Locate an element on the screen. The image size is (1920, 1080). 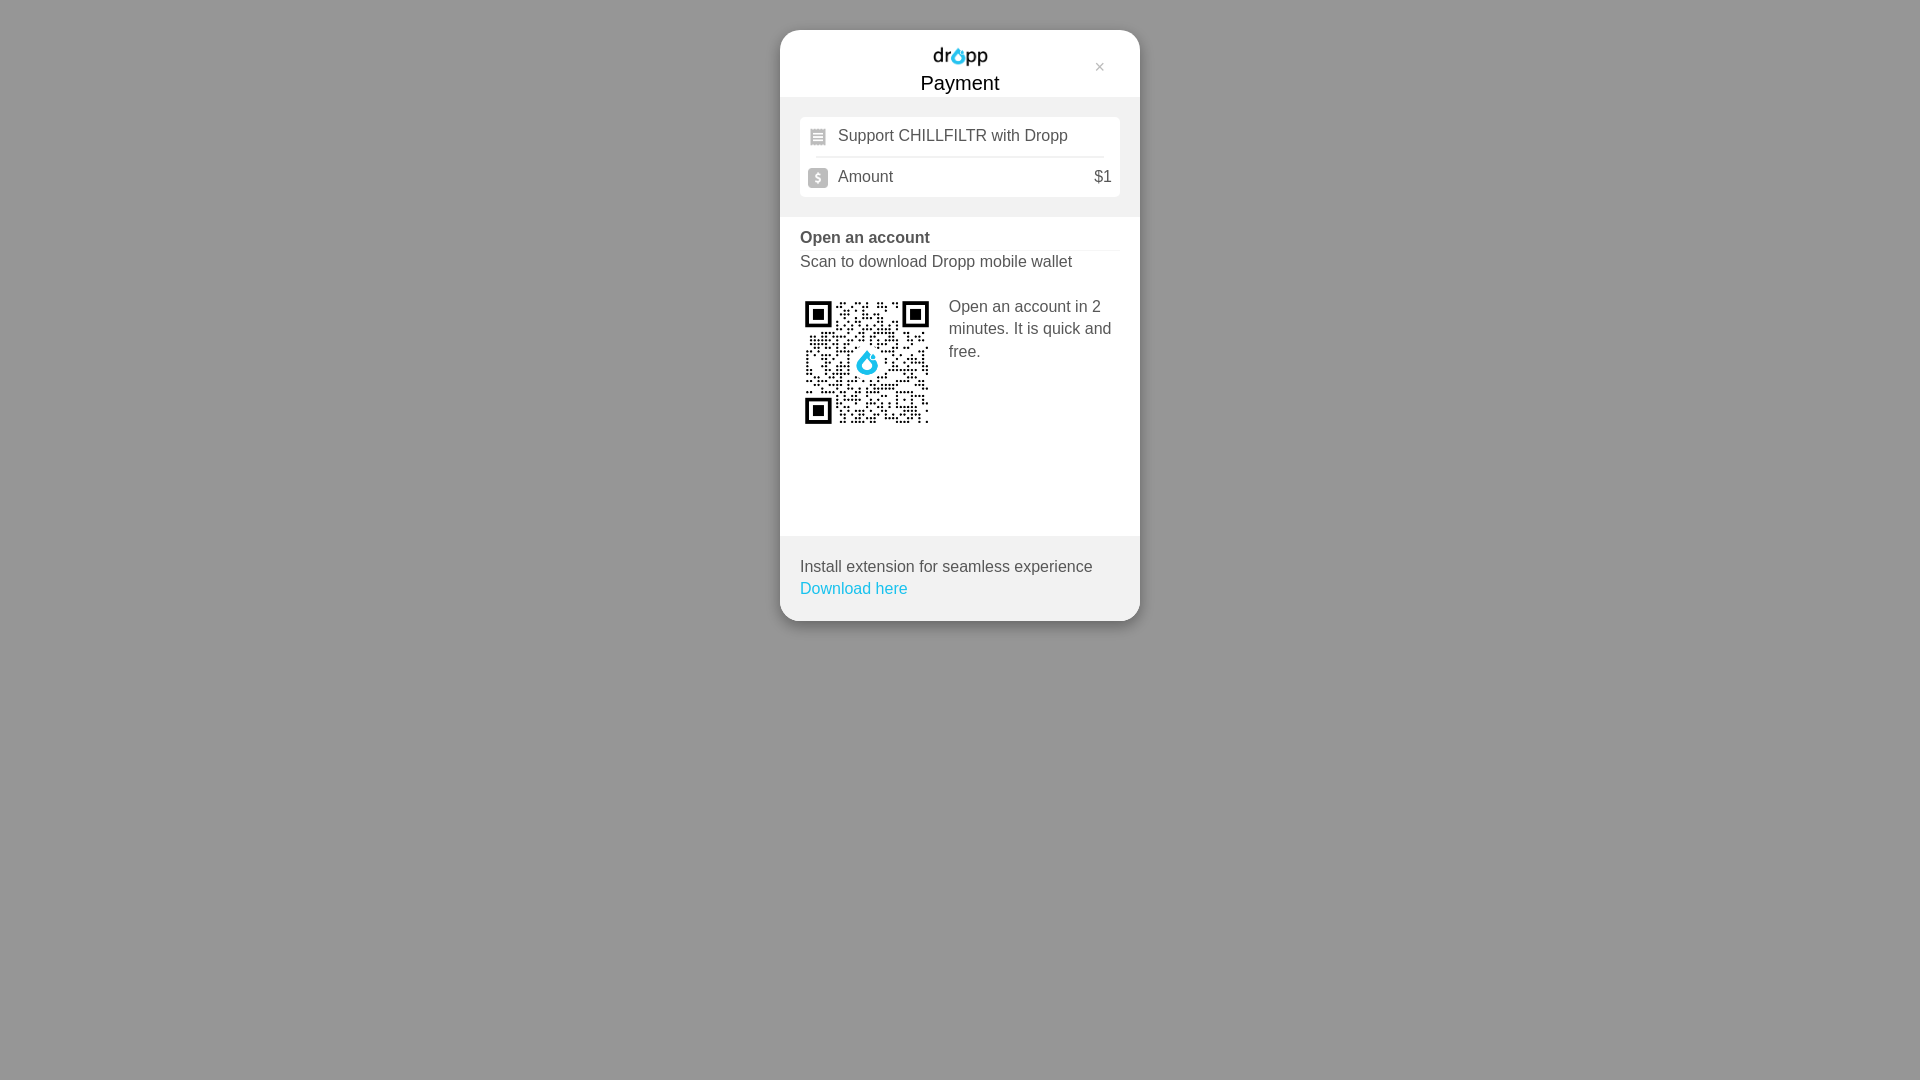
'Download here' is located at coordinates (854, 588).